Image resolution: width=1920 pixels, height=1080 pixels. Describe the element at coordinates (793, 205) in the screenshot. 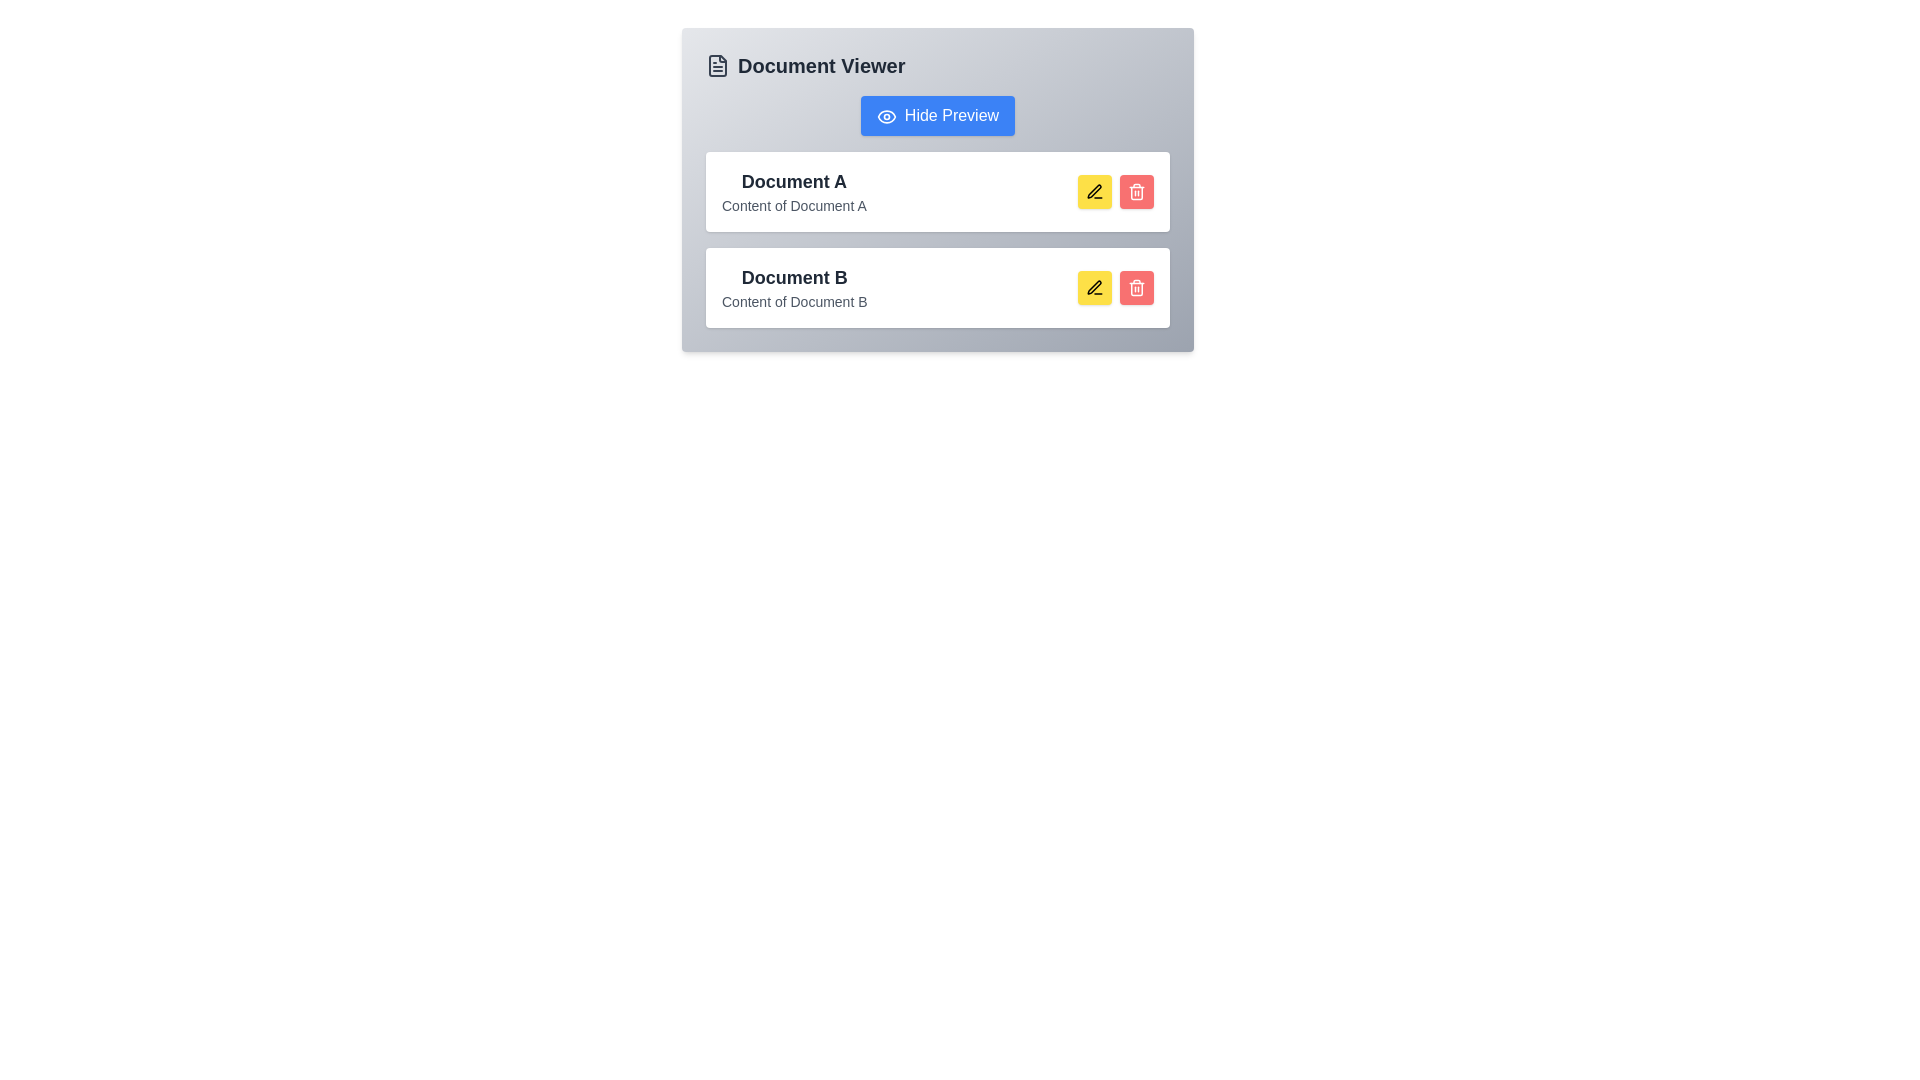

I see `the Text label that displays a brief description or content reference for 'Document A', located just under the header 'Document A'` at that location.